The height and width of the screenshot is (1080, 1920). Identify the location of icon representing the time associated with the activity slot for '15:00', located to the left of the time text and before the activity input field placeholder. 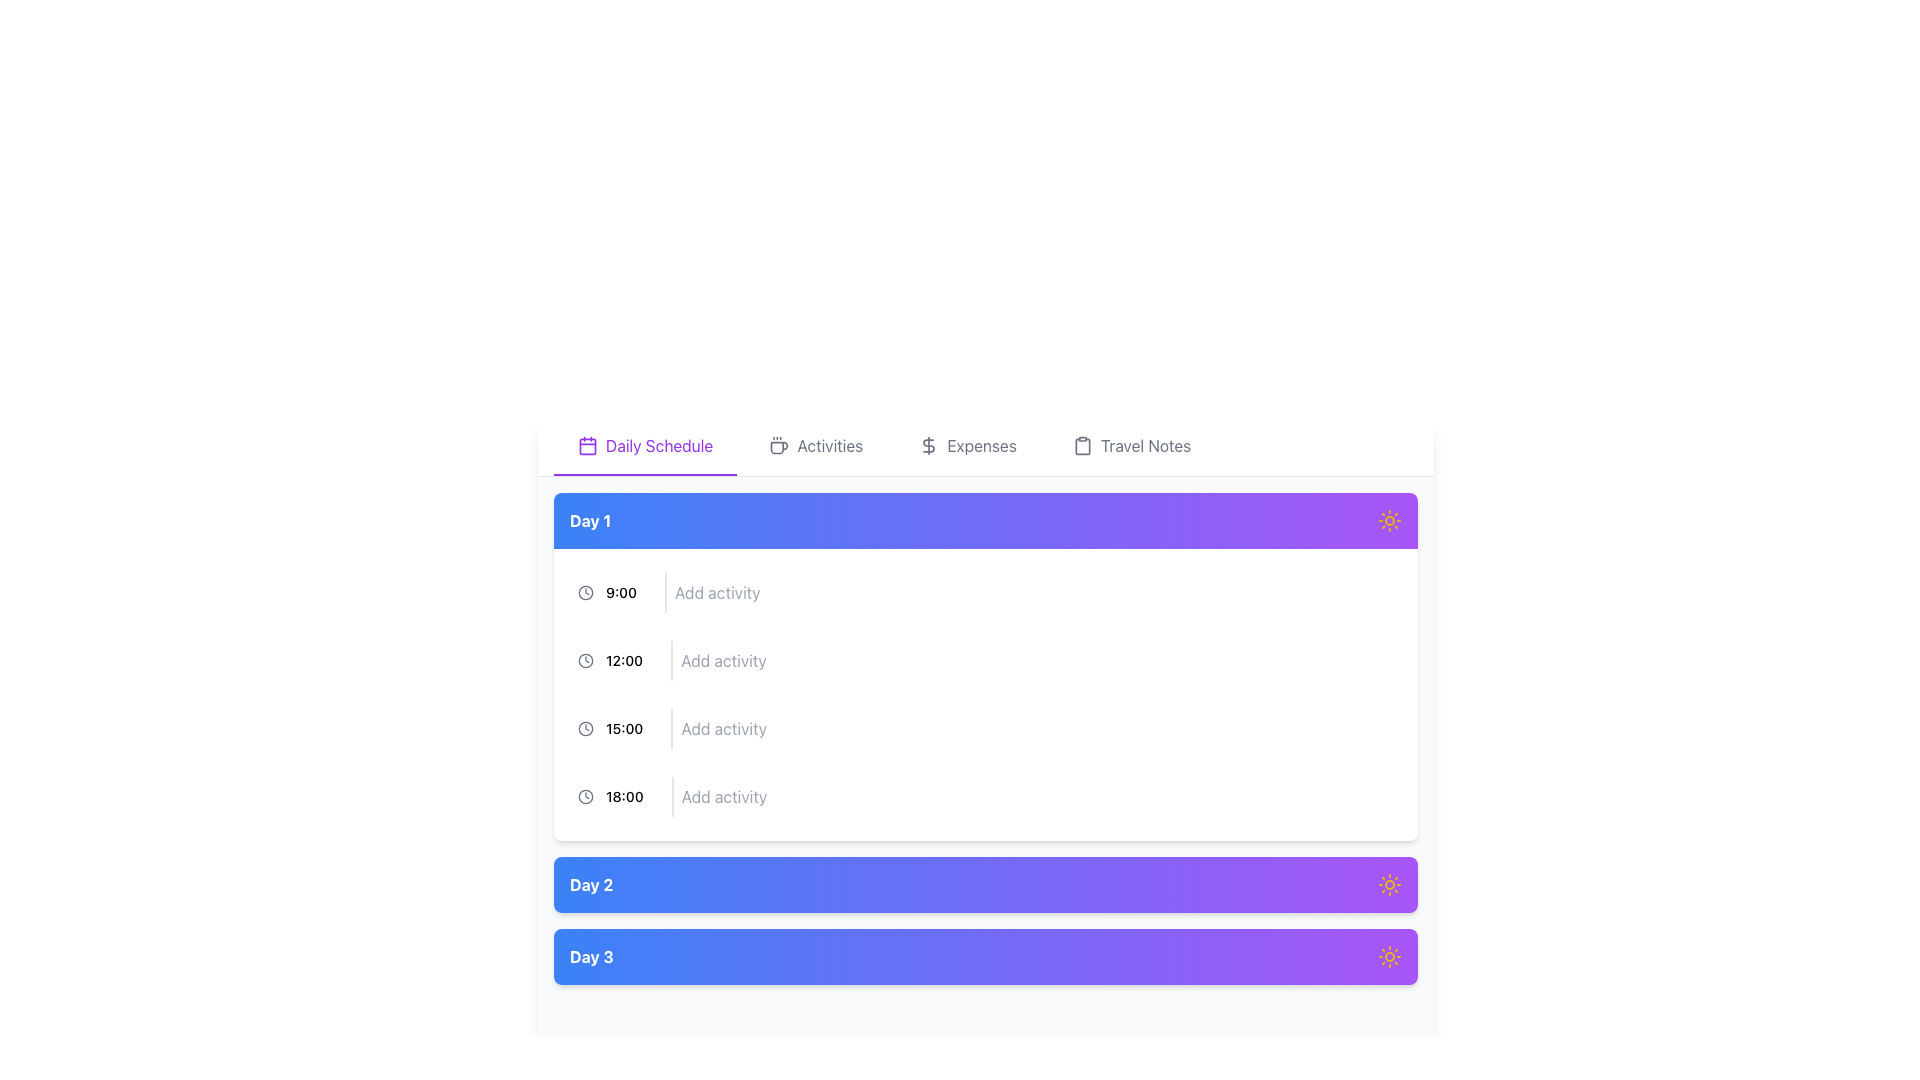
(584, 729).